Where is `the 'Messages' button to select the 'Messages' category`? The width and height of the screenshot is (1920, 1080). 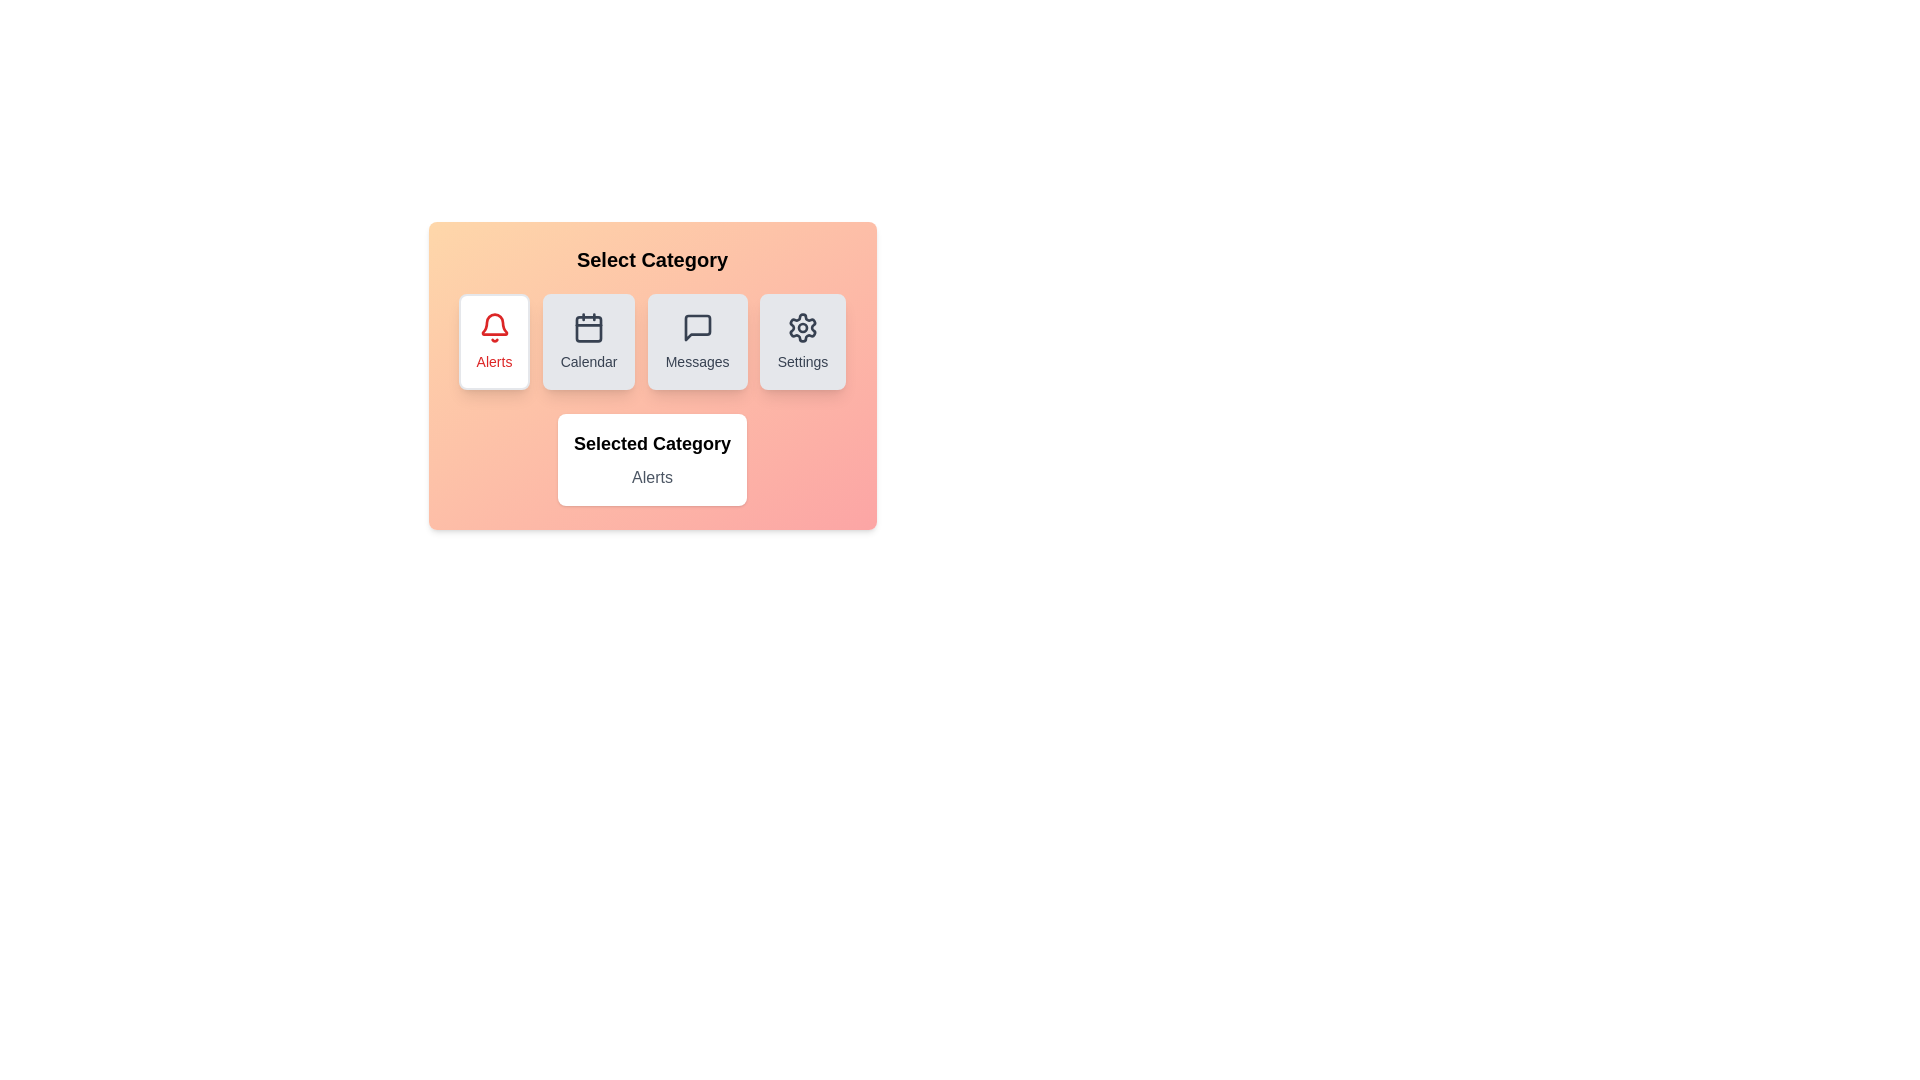
the 'Messages' button to select the 'Messages' category is located at coordinates (697, 341).